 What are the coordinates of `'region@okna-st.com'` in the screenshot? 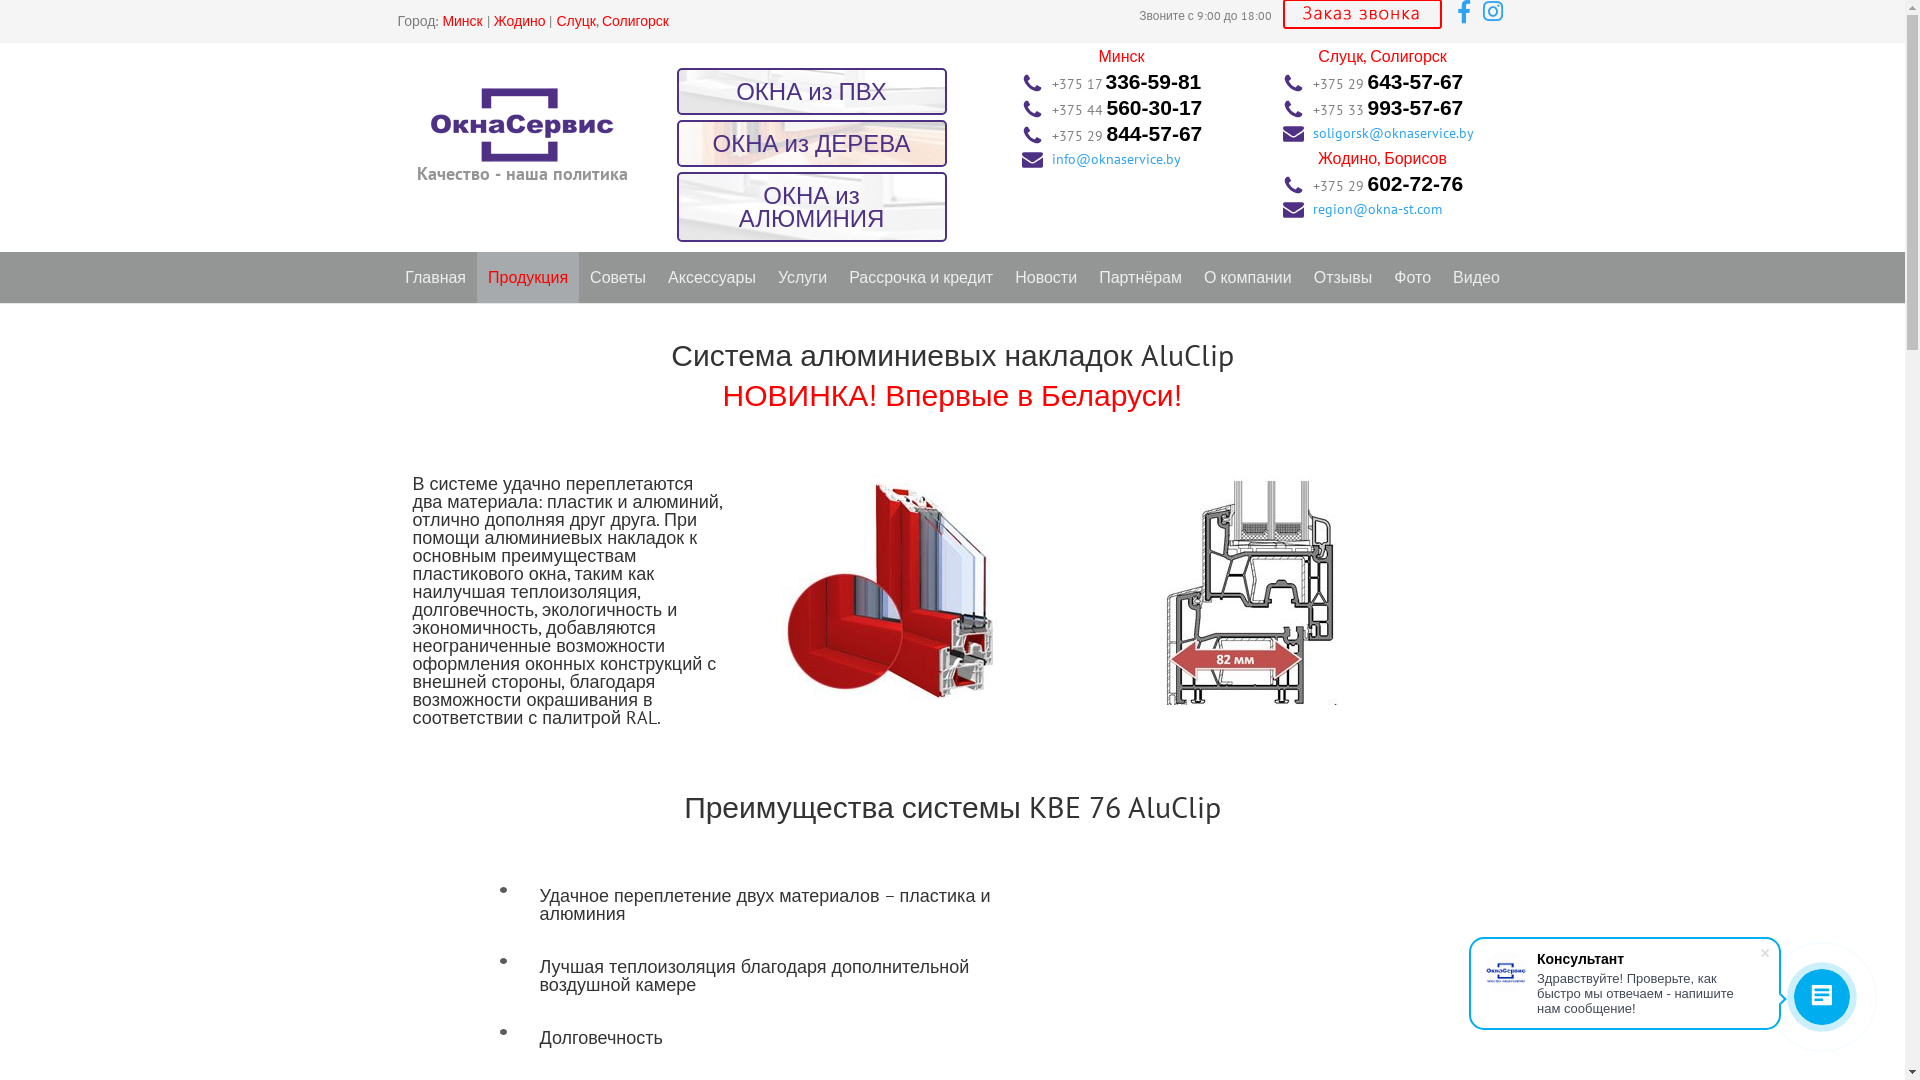 It's located at (1375, 208).